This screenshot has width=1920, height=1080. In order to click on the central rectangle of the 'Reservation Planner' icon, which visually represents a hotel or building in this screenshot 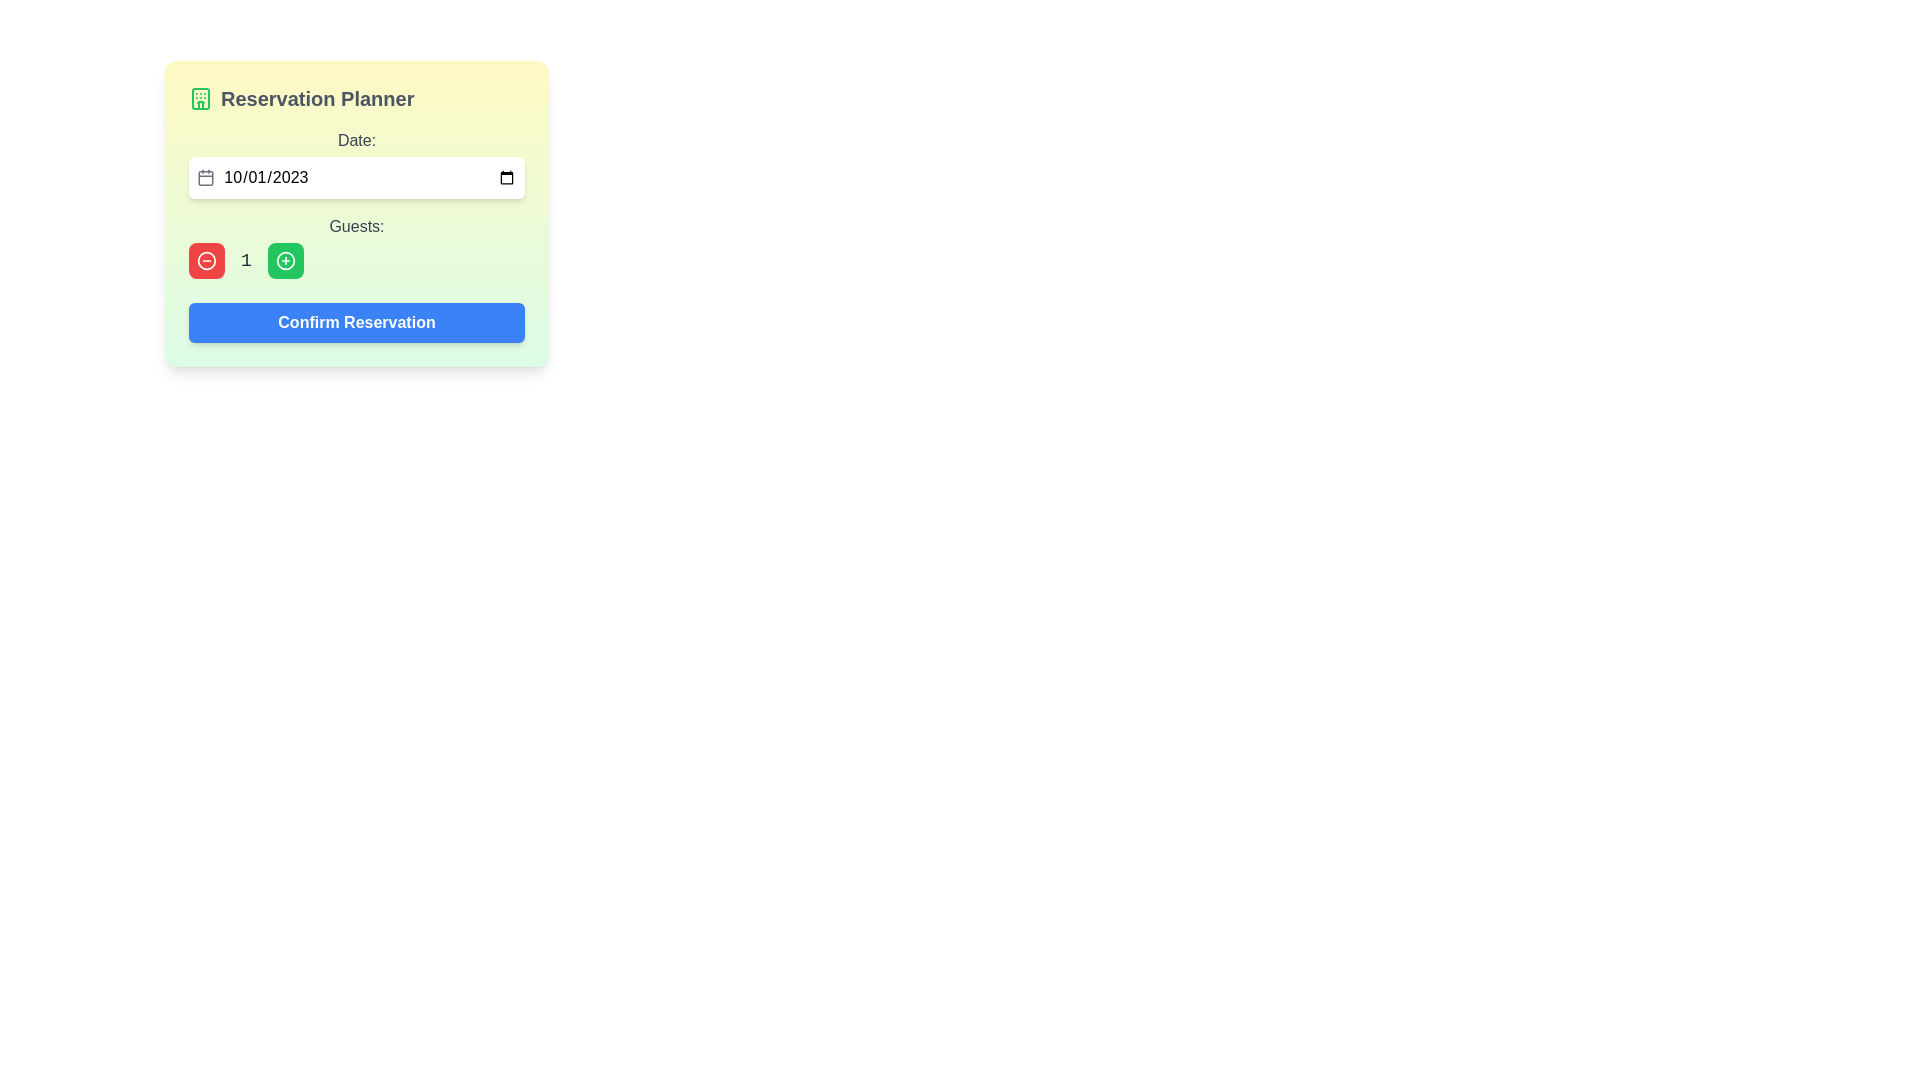, I will do `click(201, 99)`.